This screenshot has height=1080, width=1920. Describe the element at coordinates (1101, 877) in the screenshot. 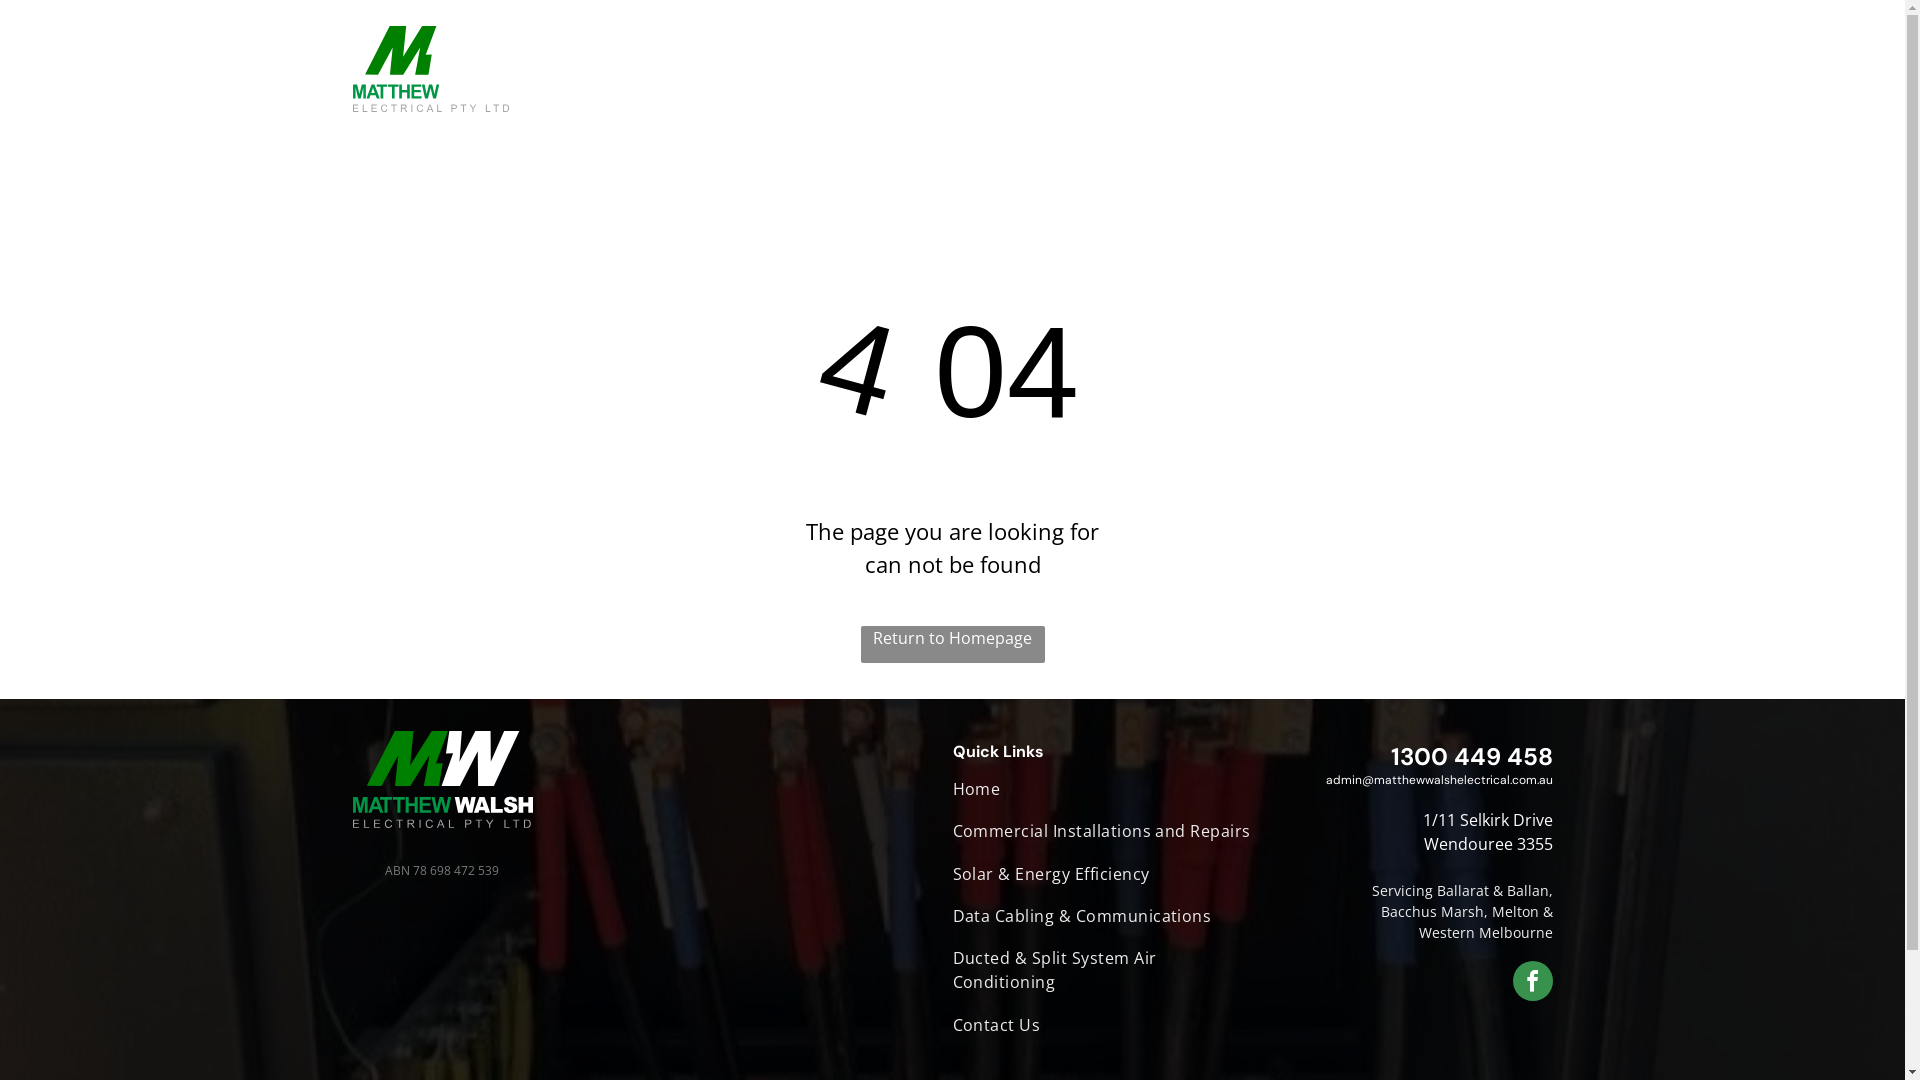

I see `'Solar & Energy Efficiency'` at that location.